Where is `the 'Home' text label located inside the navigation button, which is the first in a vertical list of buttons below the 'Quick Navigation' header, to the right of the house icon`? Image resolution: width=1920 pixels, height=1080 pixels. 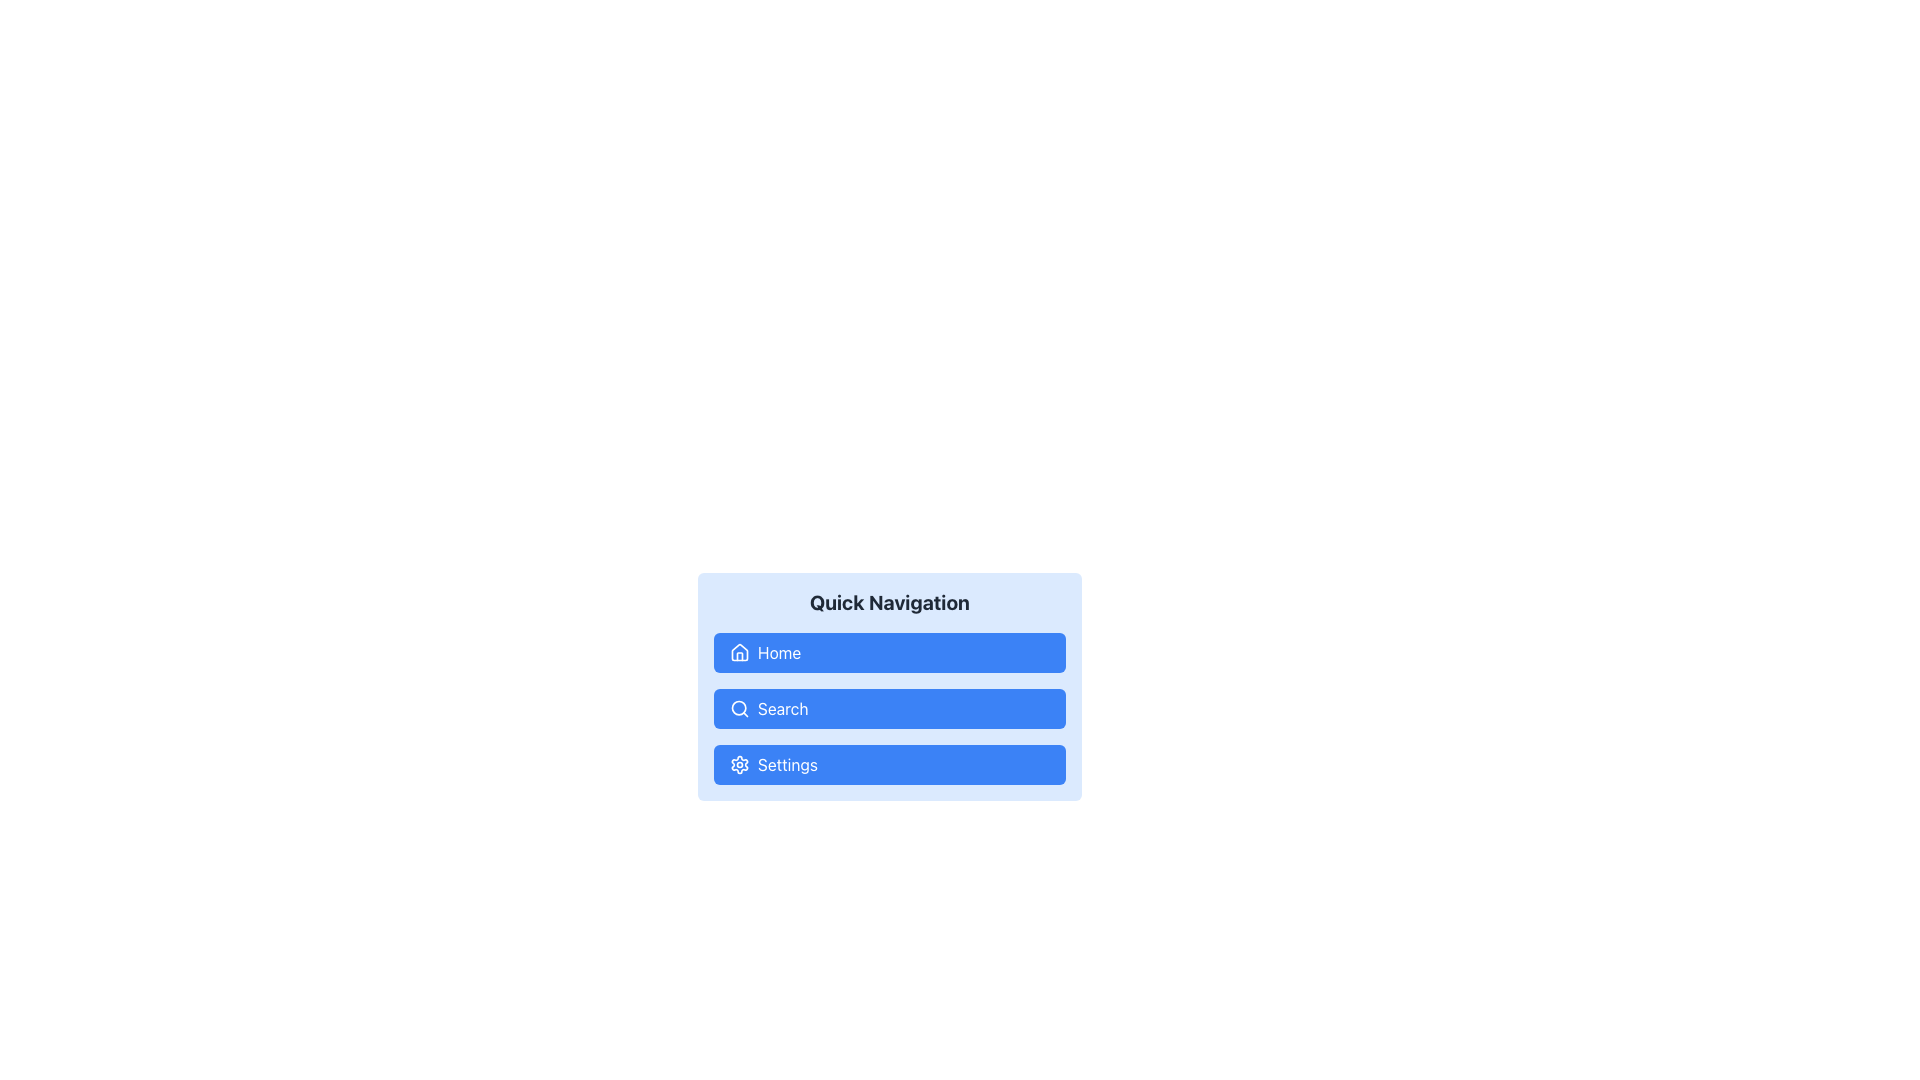
the 'Home' text label located inside the navigation button, which is the first in a vertical list of buttons below the 'Quick Navigation' header, to the right of the house icon is located at coordinates (778, 652).